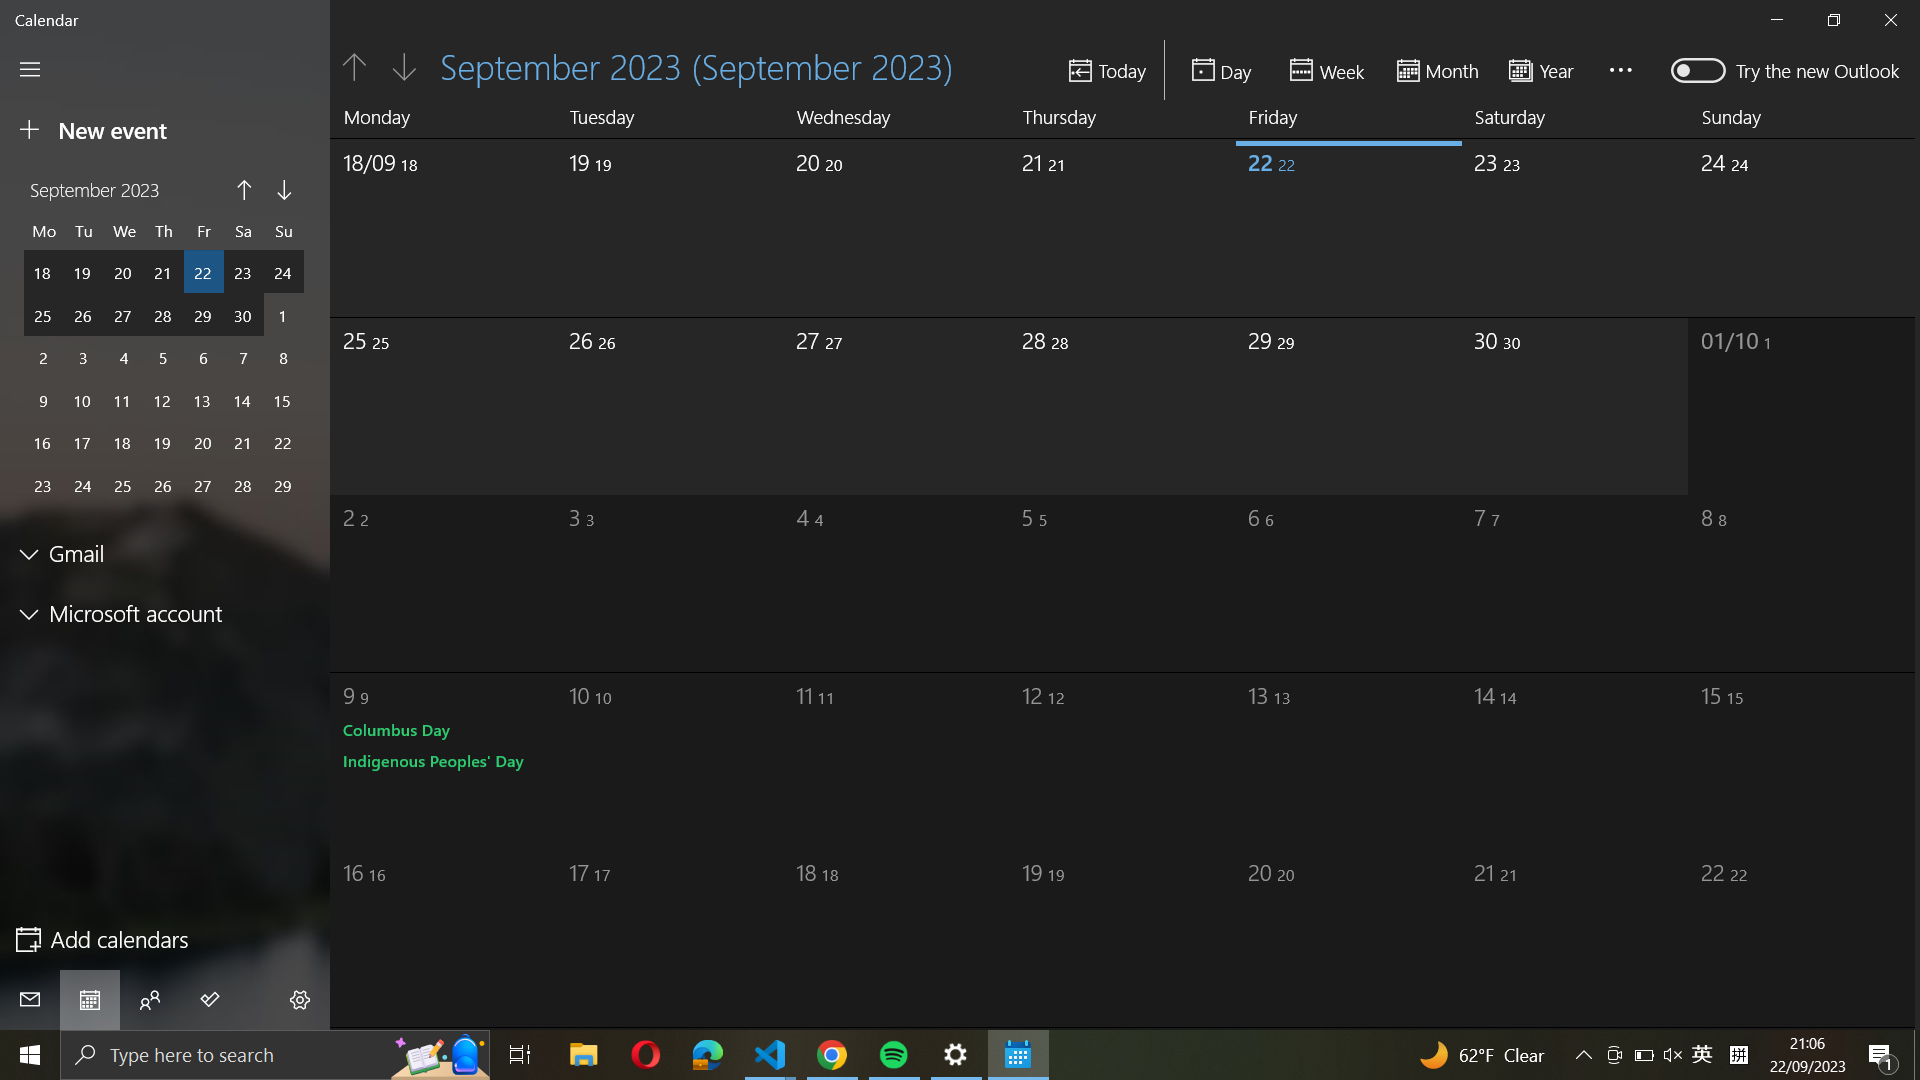 The width and height of the screenshot is (1920, 1080). What do you see at coordinates (1320, 753) in the screenshot?
I see `the thirteenth of October on your calendar` at bounding box center [1320, 753].